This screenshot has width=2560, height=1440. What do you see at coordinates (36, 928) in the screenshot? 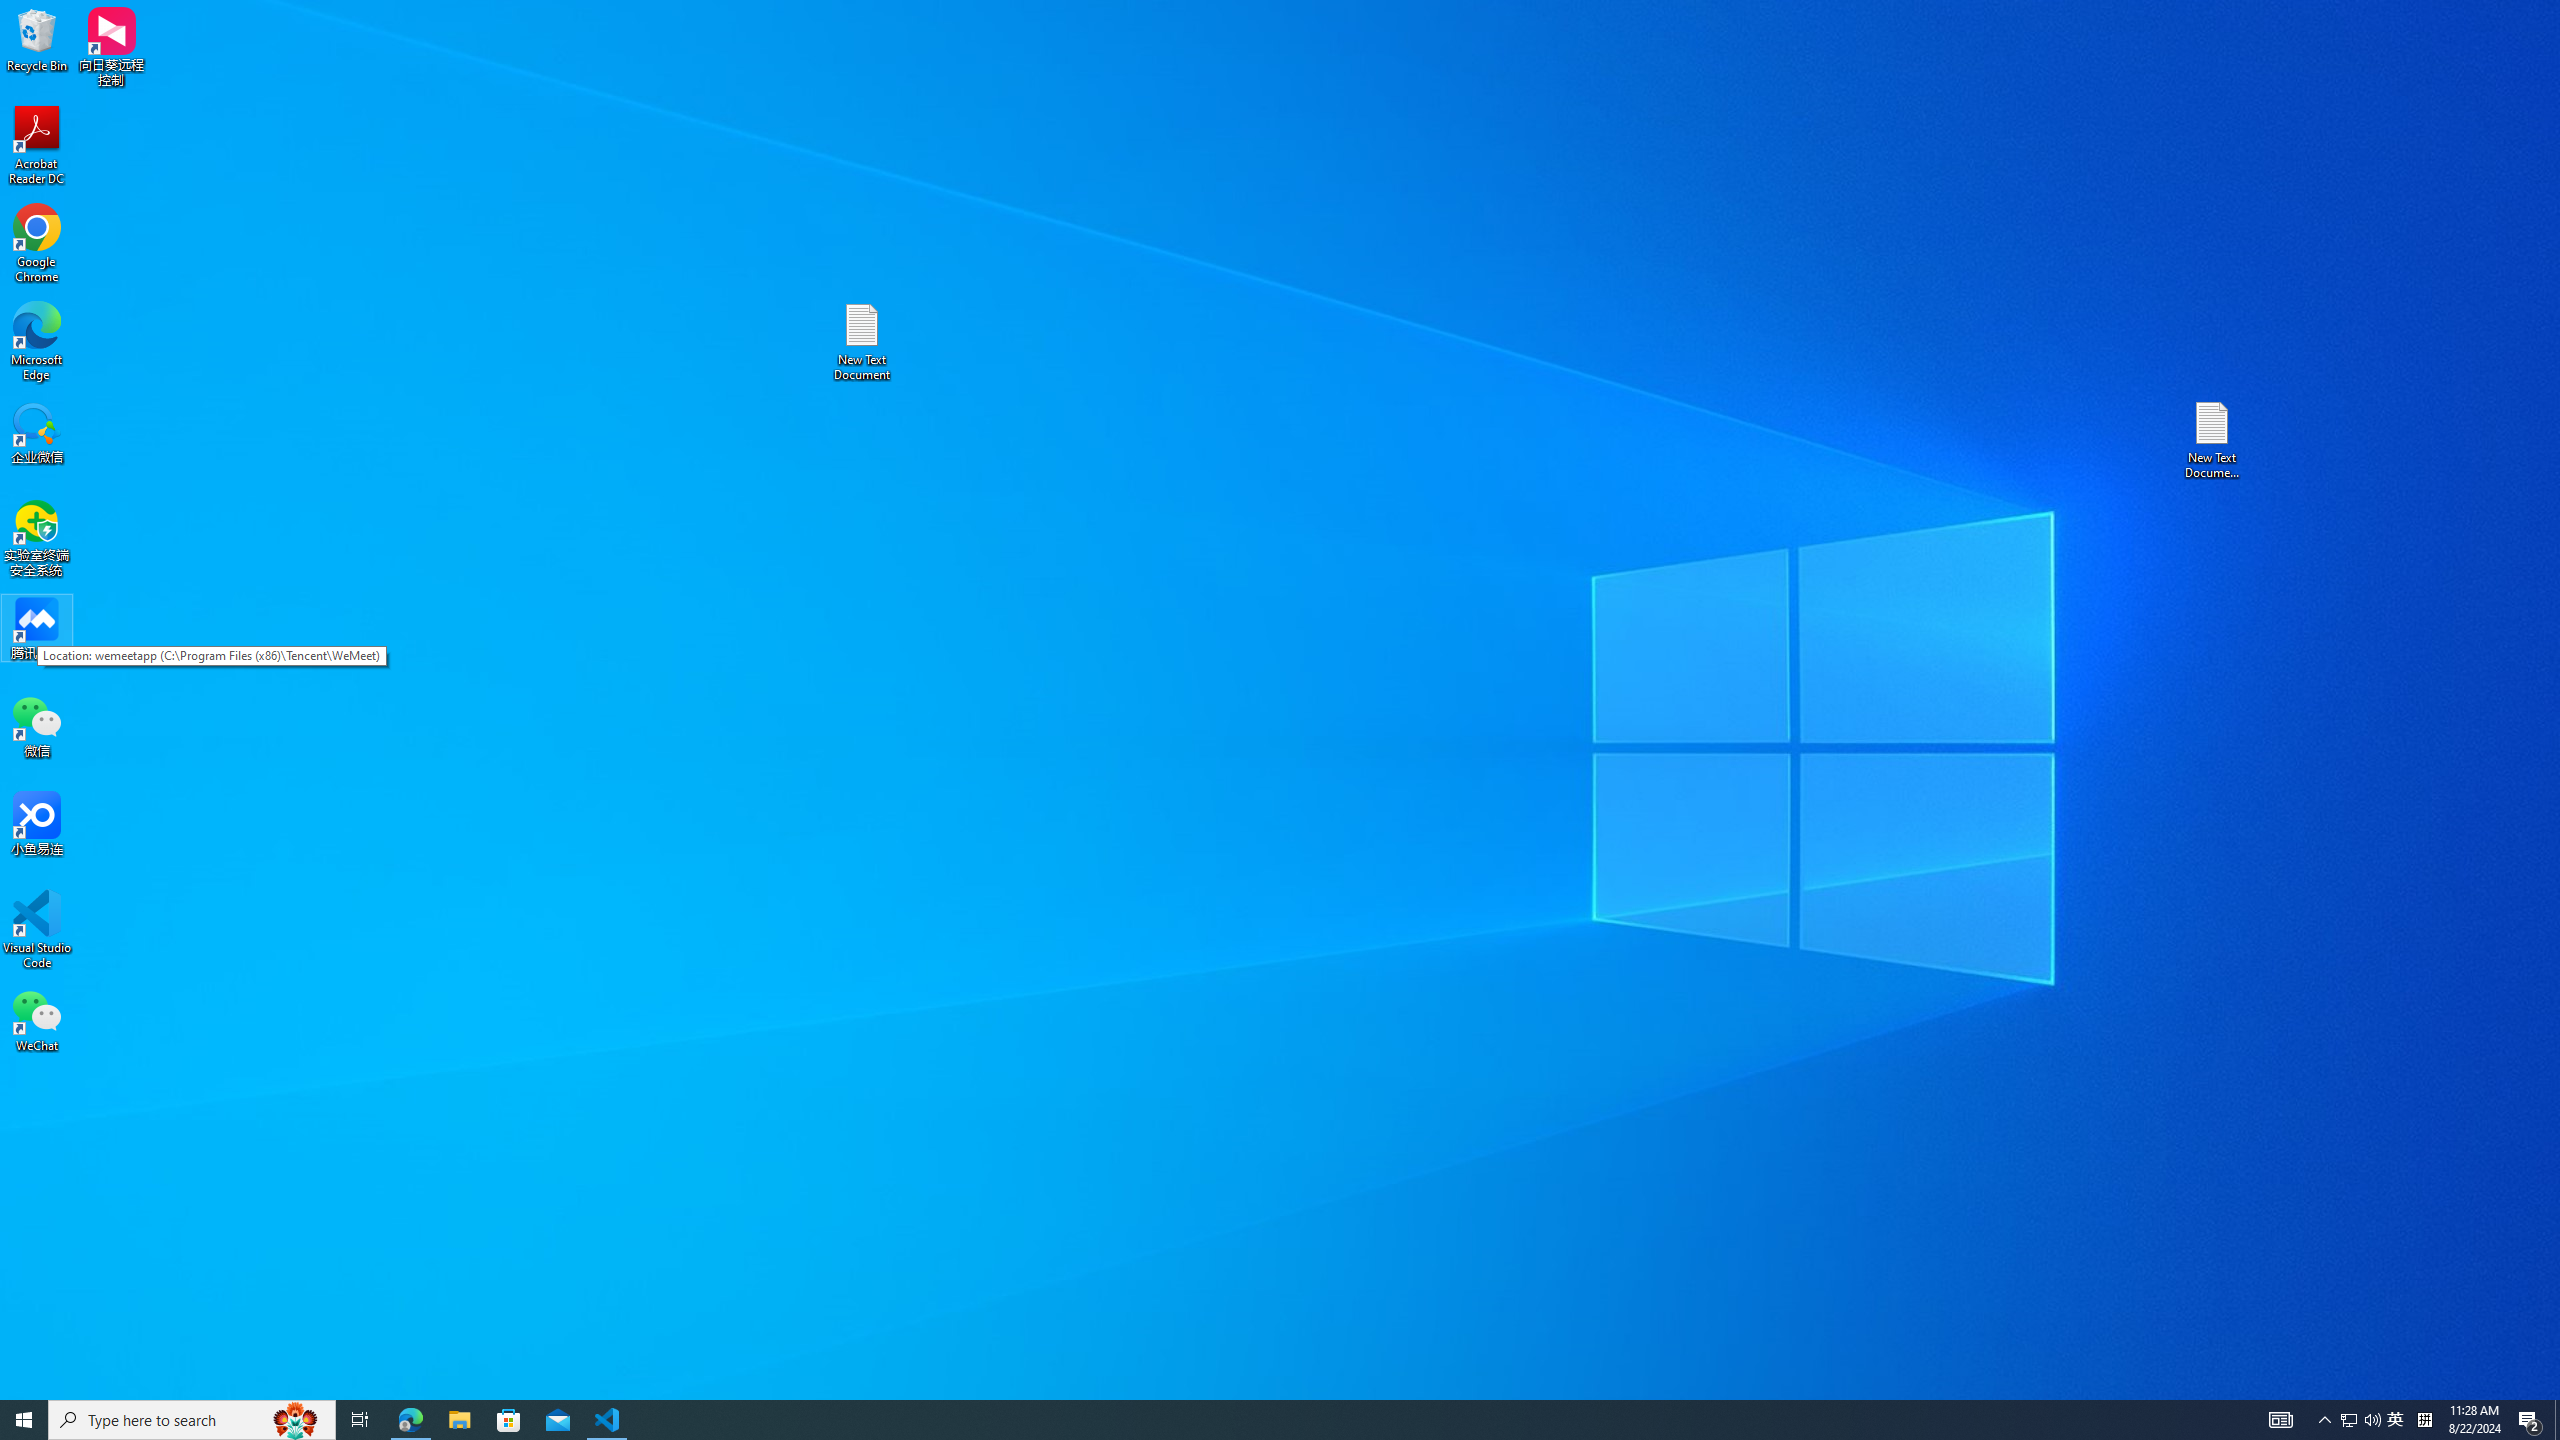
I see `'Visual Studio Code'` at bounding box center [36, 928].